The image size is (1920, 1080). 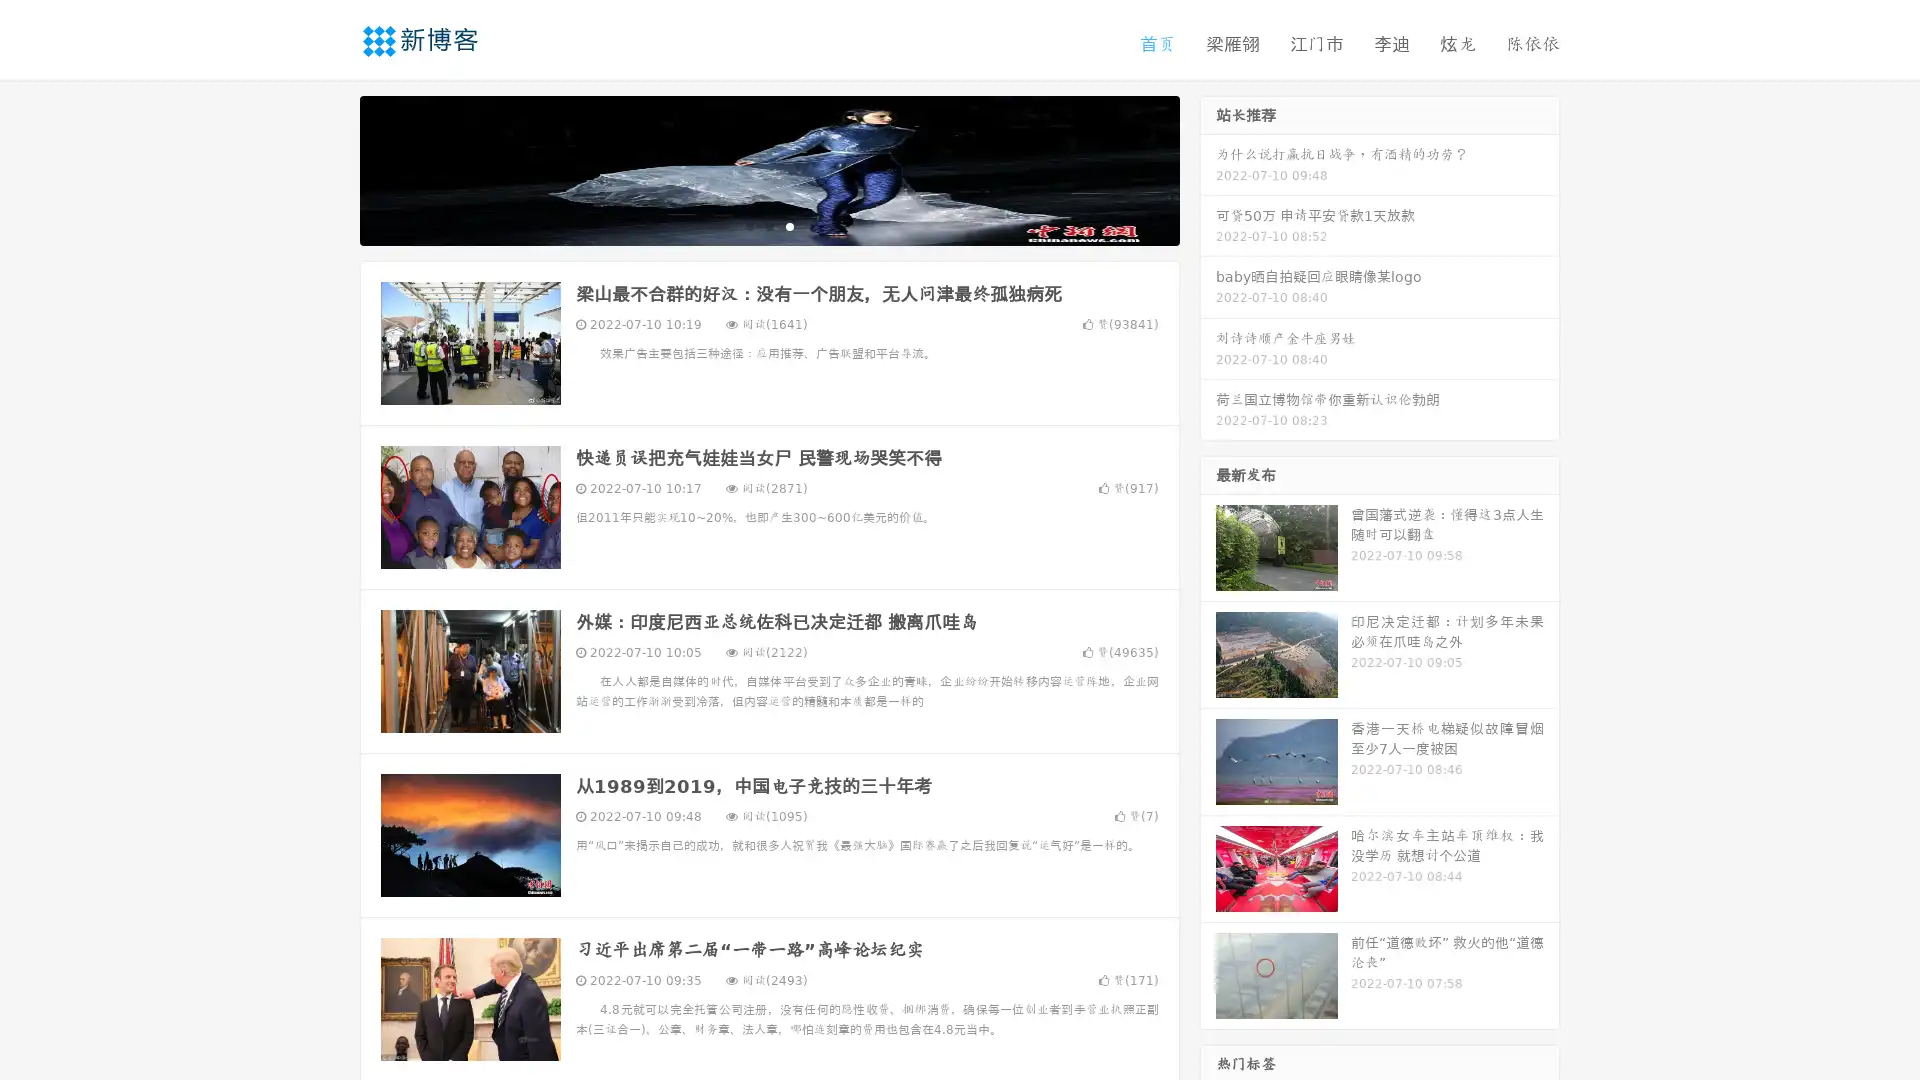 What do you see at coordinates (768, 225) in the screenshot?
I see `Go to slide 2` at bounding box center [768, 225].